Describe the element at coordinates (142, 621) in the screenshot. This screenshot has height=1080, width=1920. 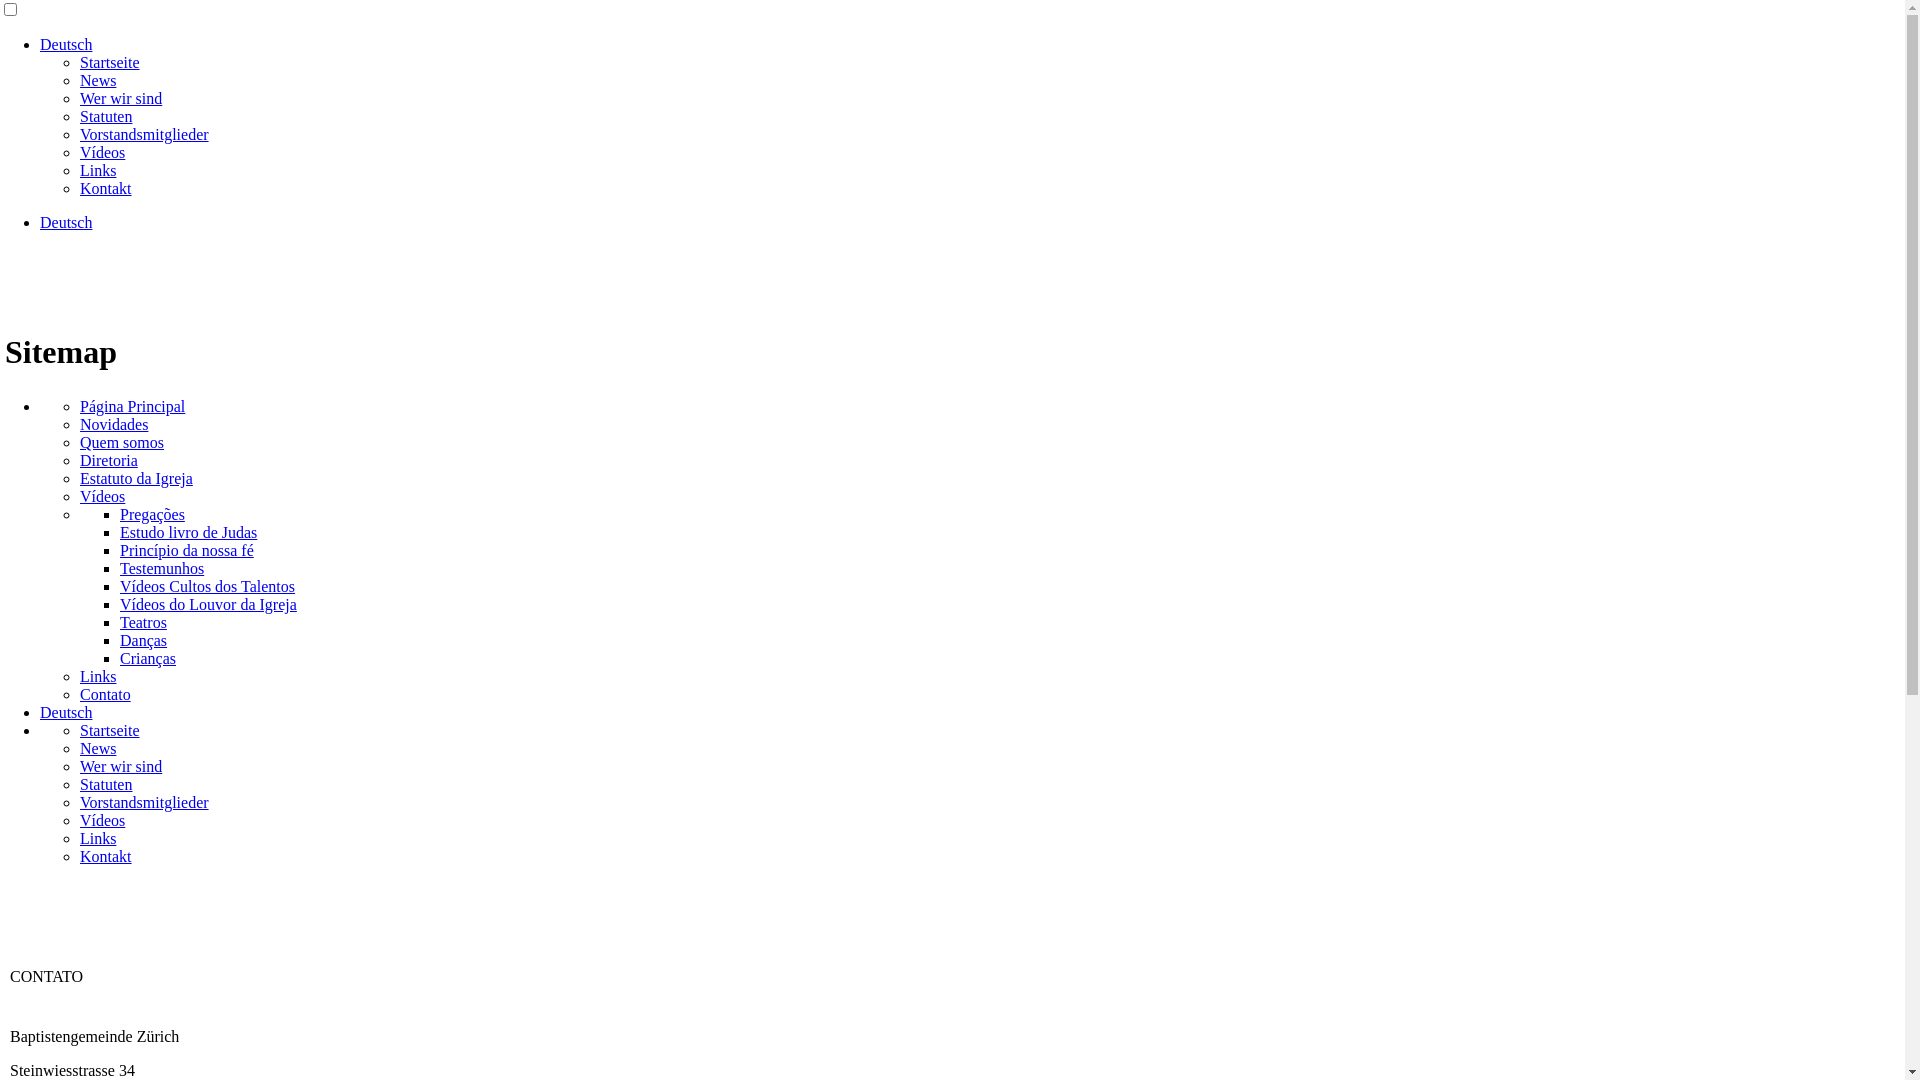
I see `'Teatros'` at that location.